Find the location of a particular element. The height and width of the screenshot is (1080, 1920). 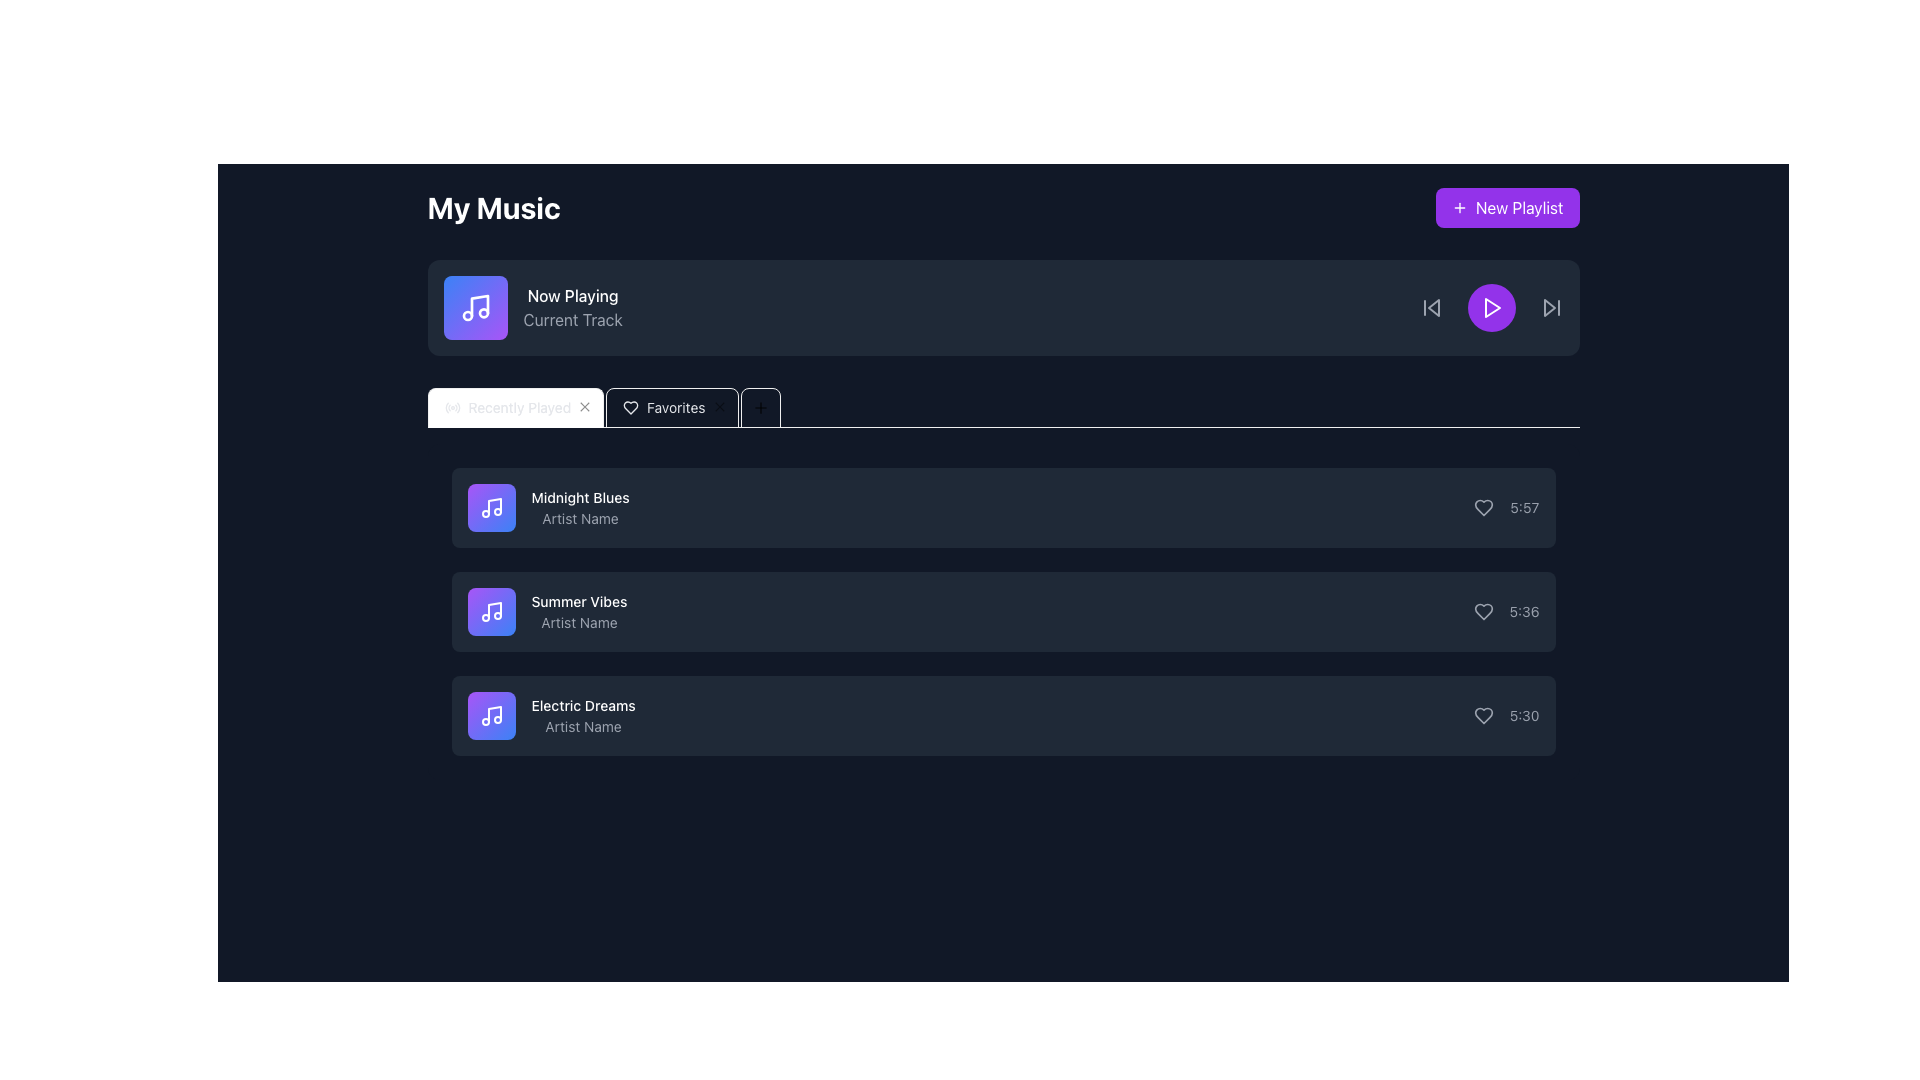

text displayed in the Information display section, which shows 'Now Playing' in bold white font and 'Current Track' in gray font, located to the right of the music note icon is located at coordinates (532, 308).